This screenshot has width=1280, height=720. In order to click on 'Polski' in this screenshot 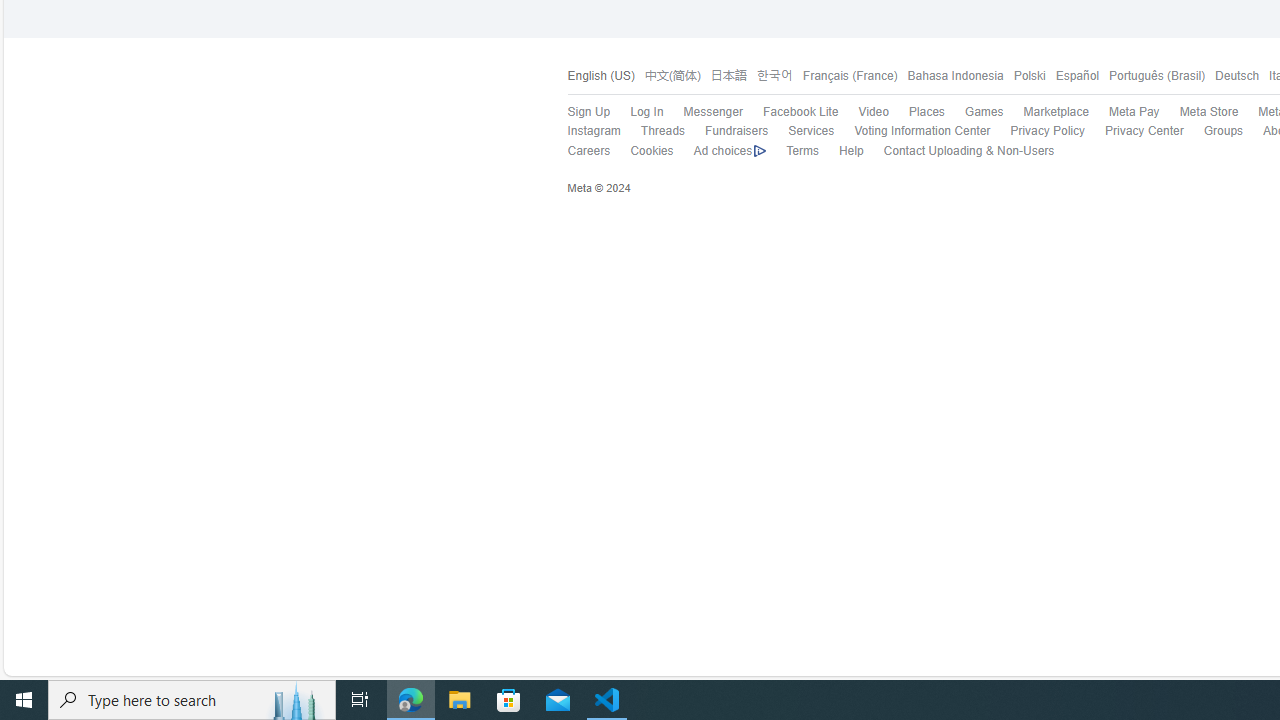, I will do `click(1029, 75)`.